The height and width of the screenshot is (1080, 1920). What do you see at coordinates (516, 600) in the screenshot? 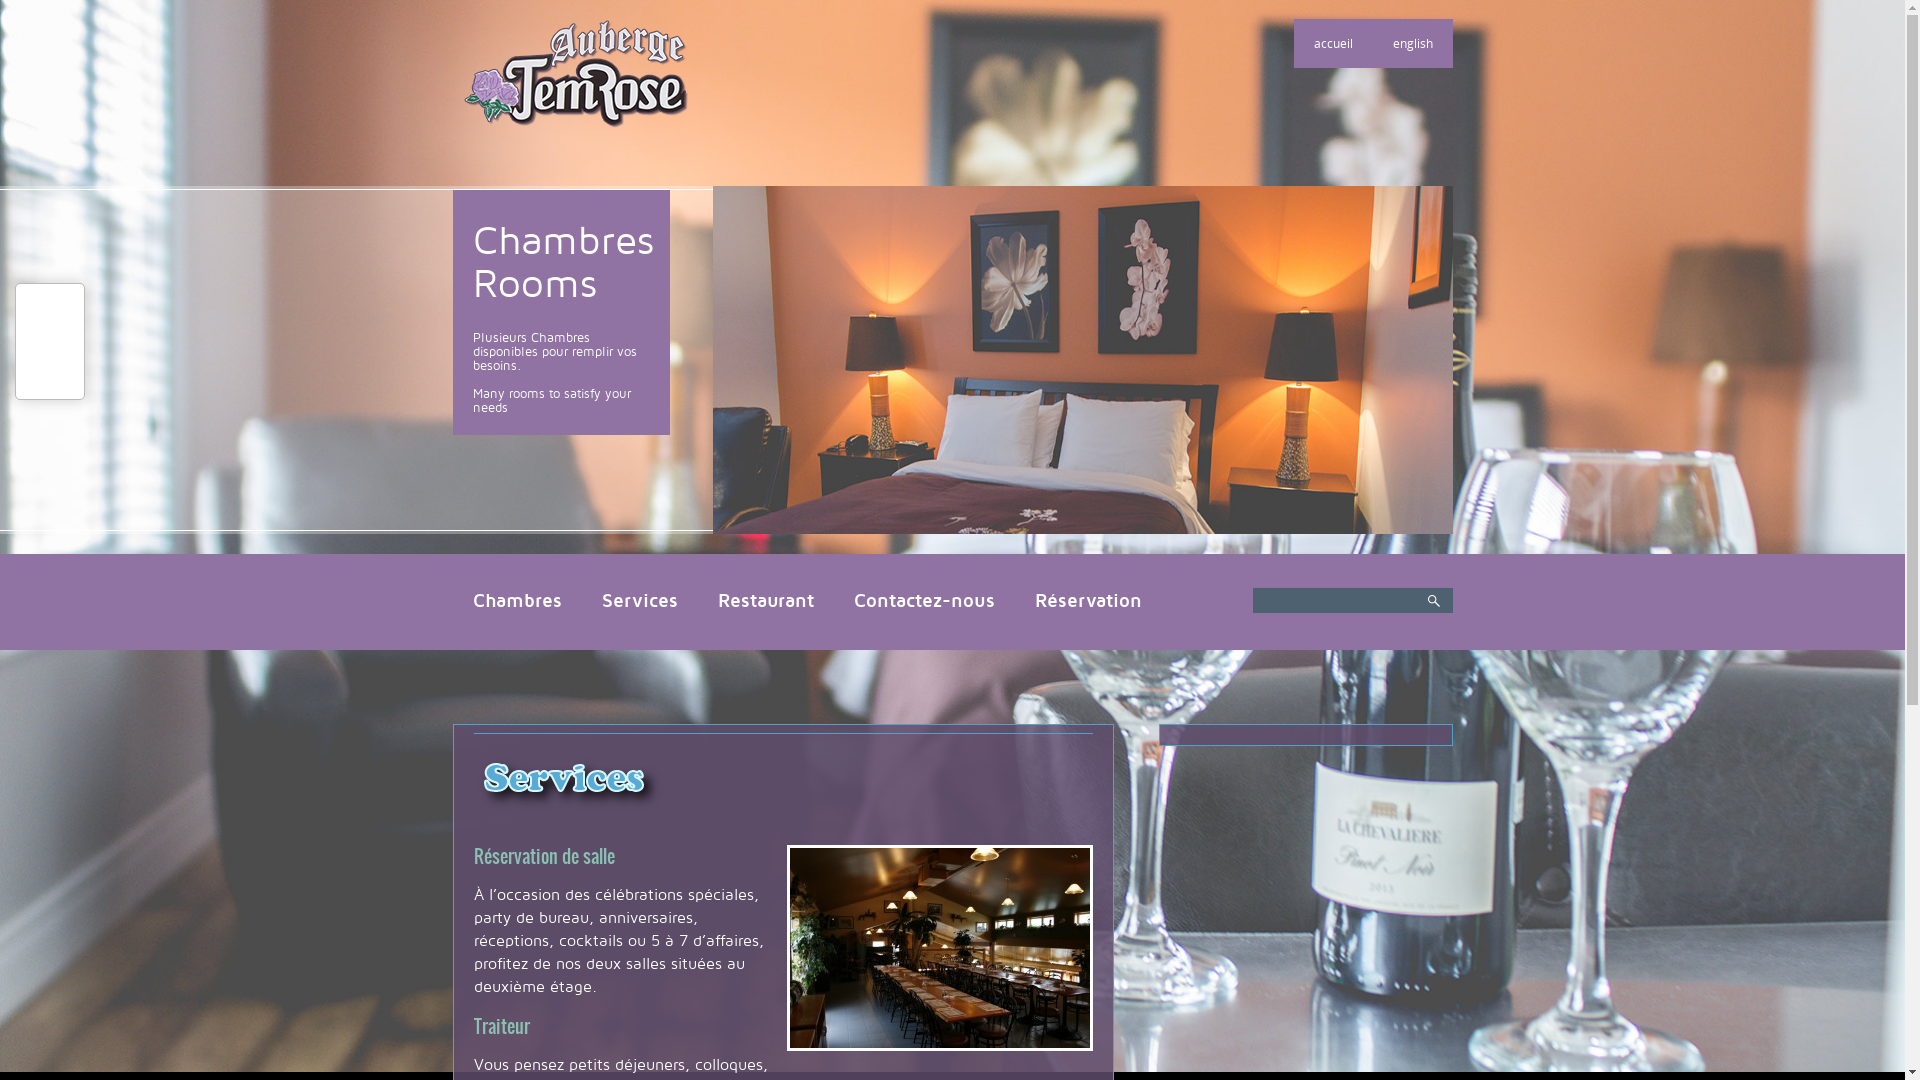
I see `'Chambres'` at bounding box center [516, 600].